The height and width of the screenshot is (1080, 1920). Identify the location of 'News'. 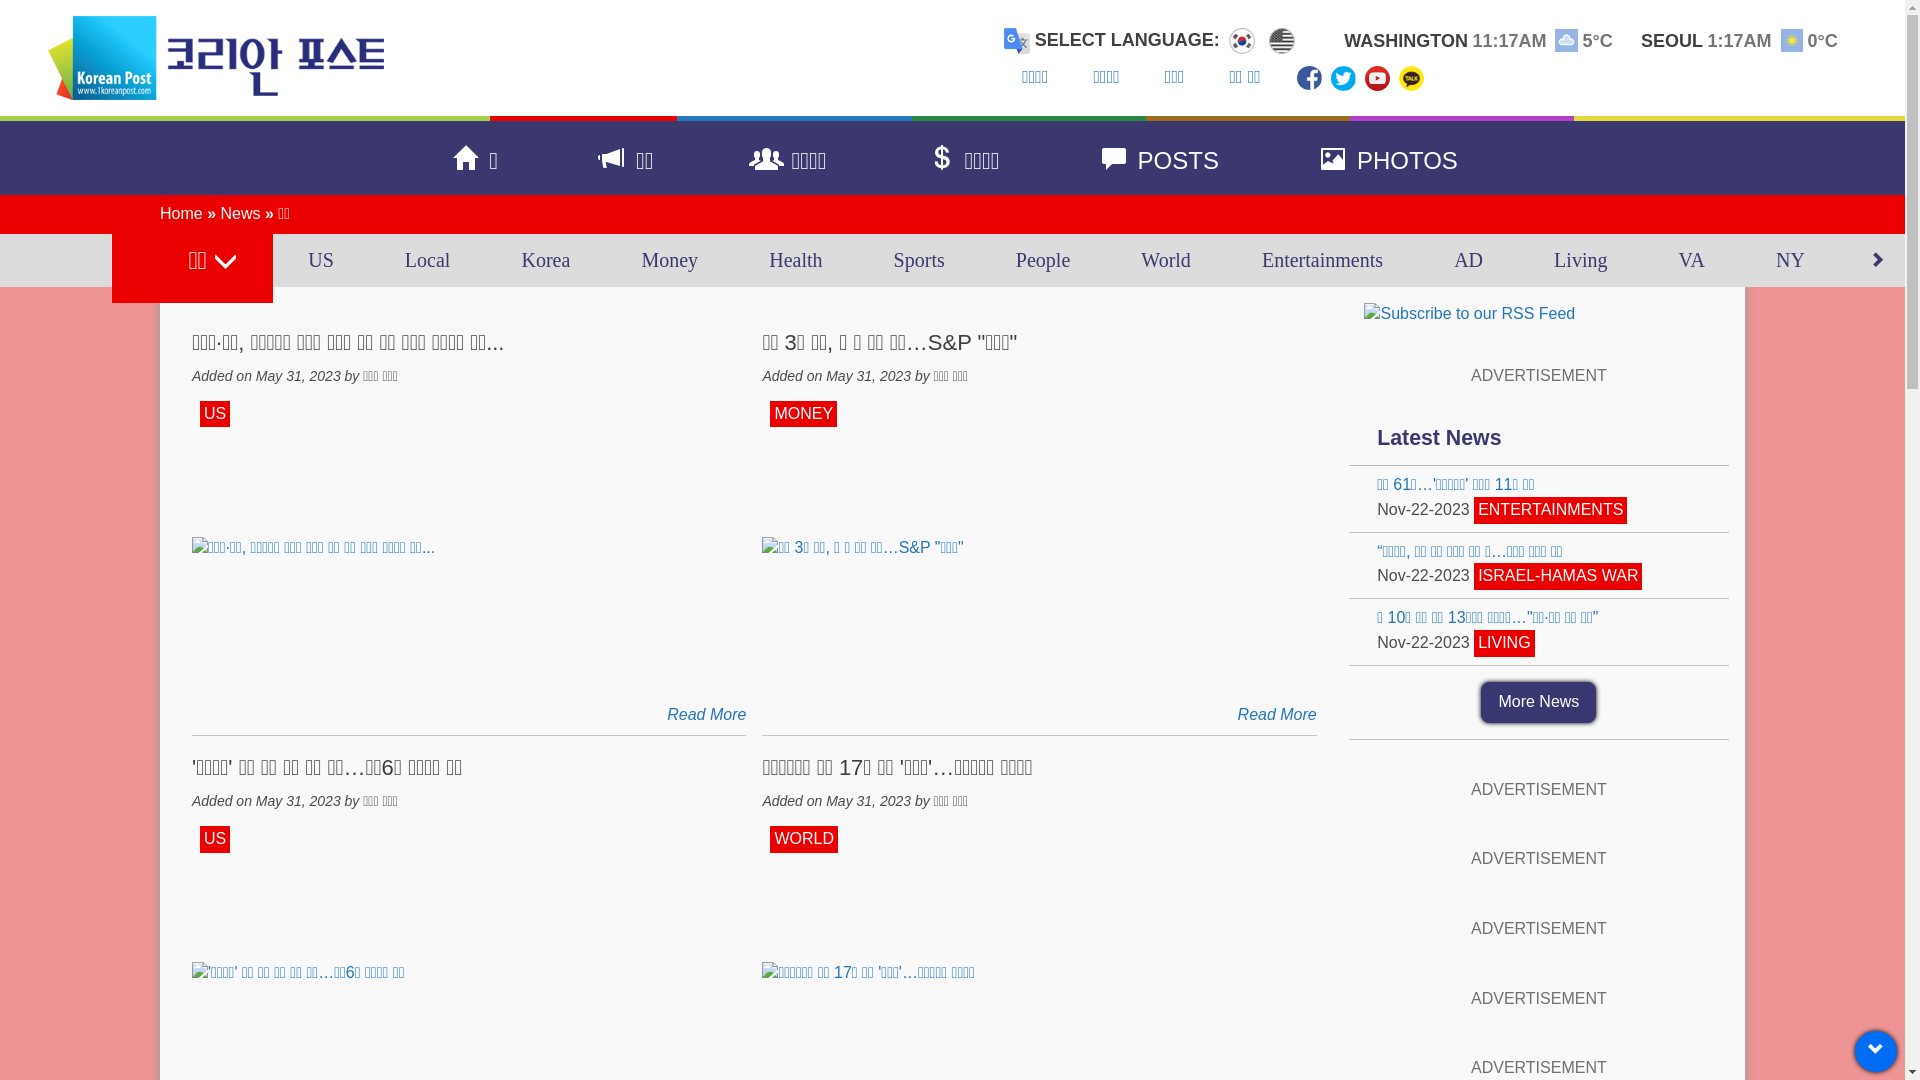
(220, 213).